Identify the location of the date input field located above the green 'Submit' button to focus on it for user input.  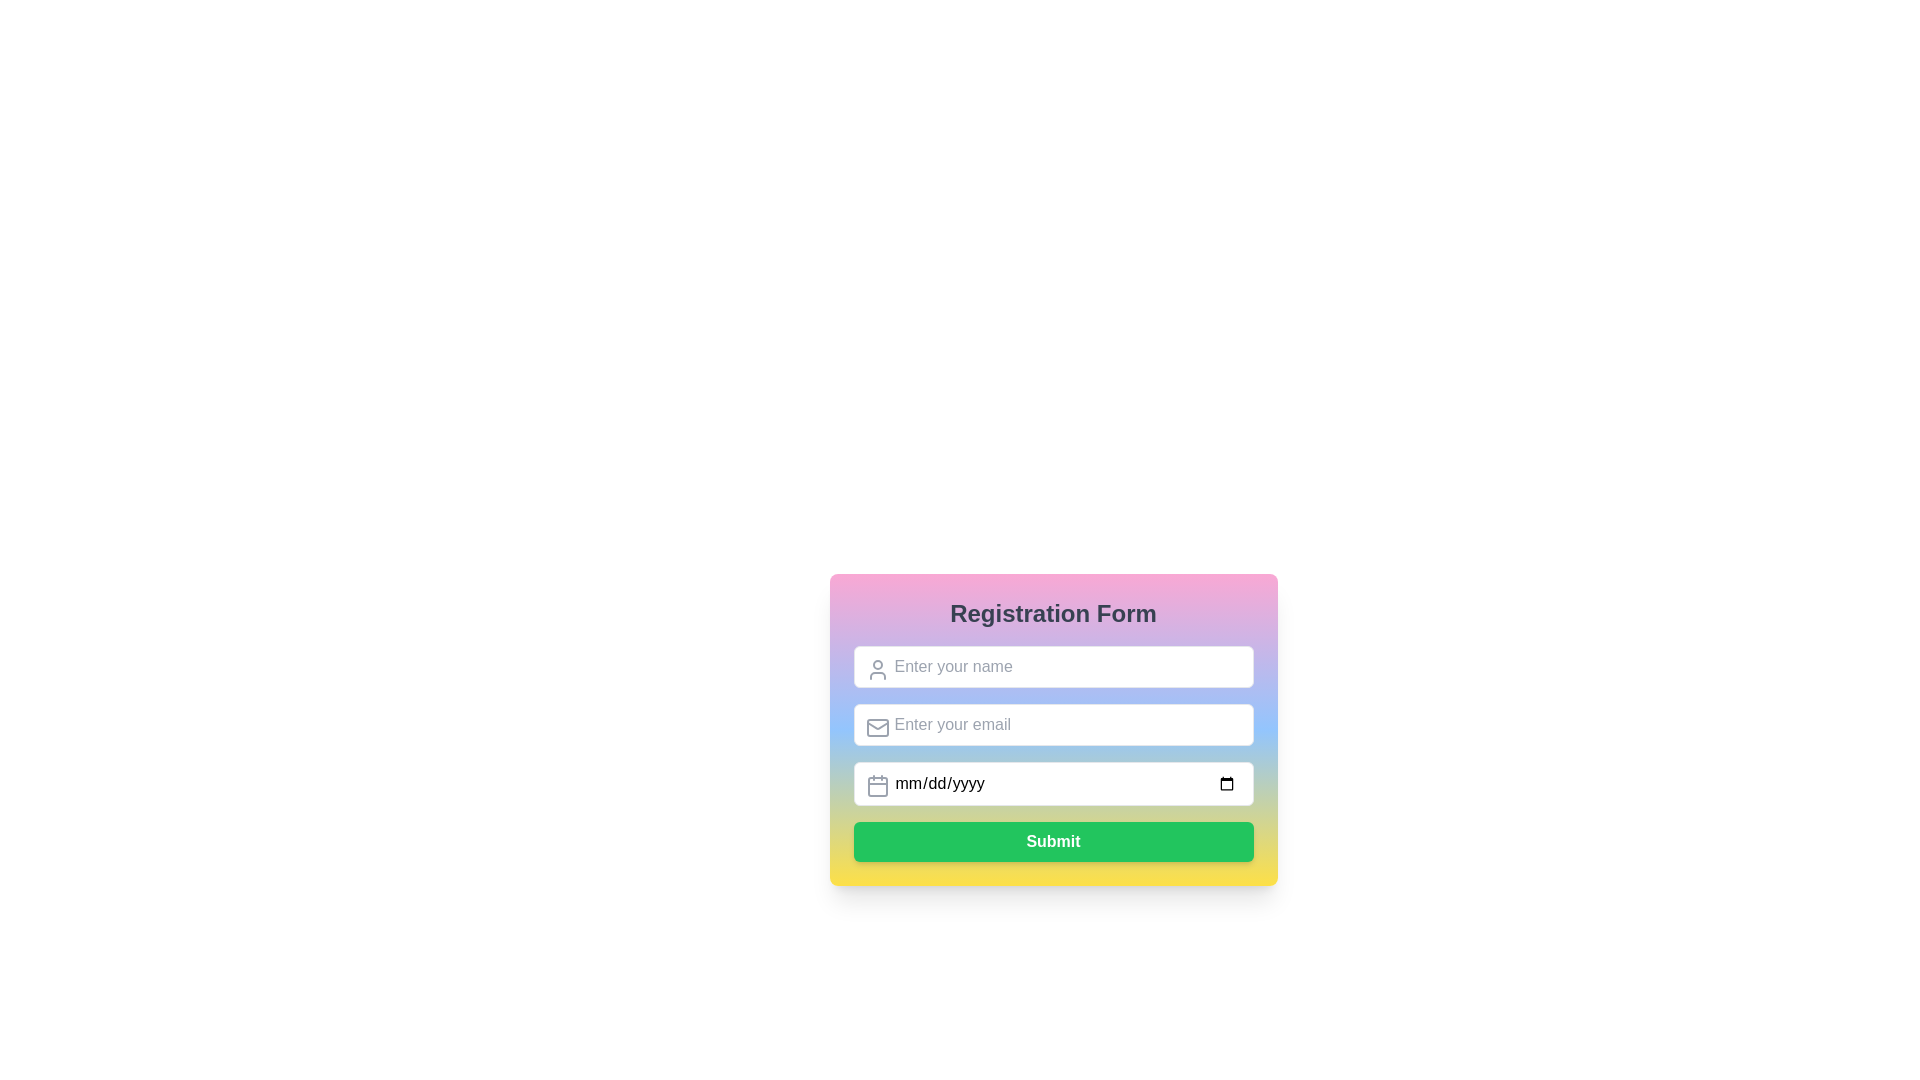
(1052, 753).